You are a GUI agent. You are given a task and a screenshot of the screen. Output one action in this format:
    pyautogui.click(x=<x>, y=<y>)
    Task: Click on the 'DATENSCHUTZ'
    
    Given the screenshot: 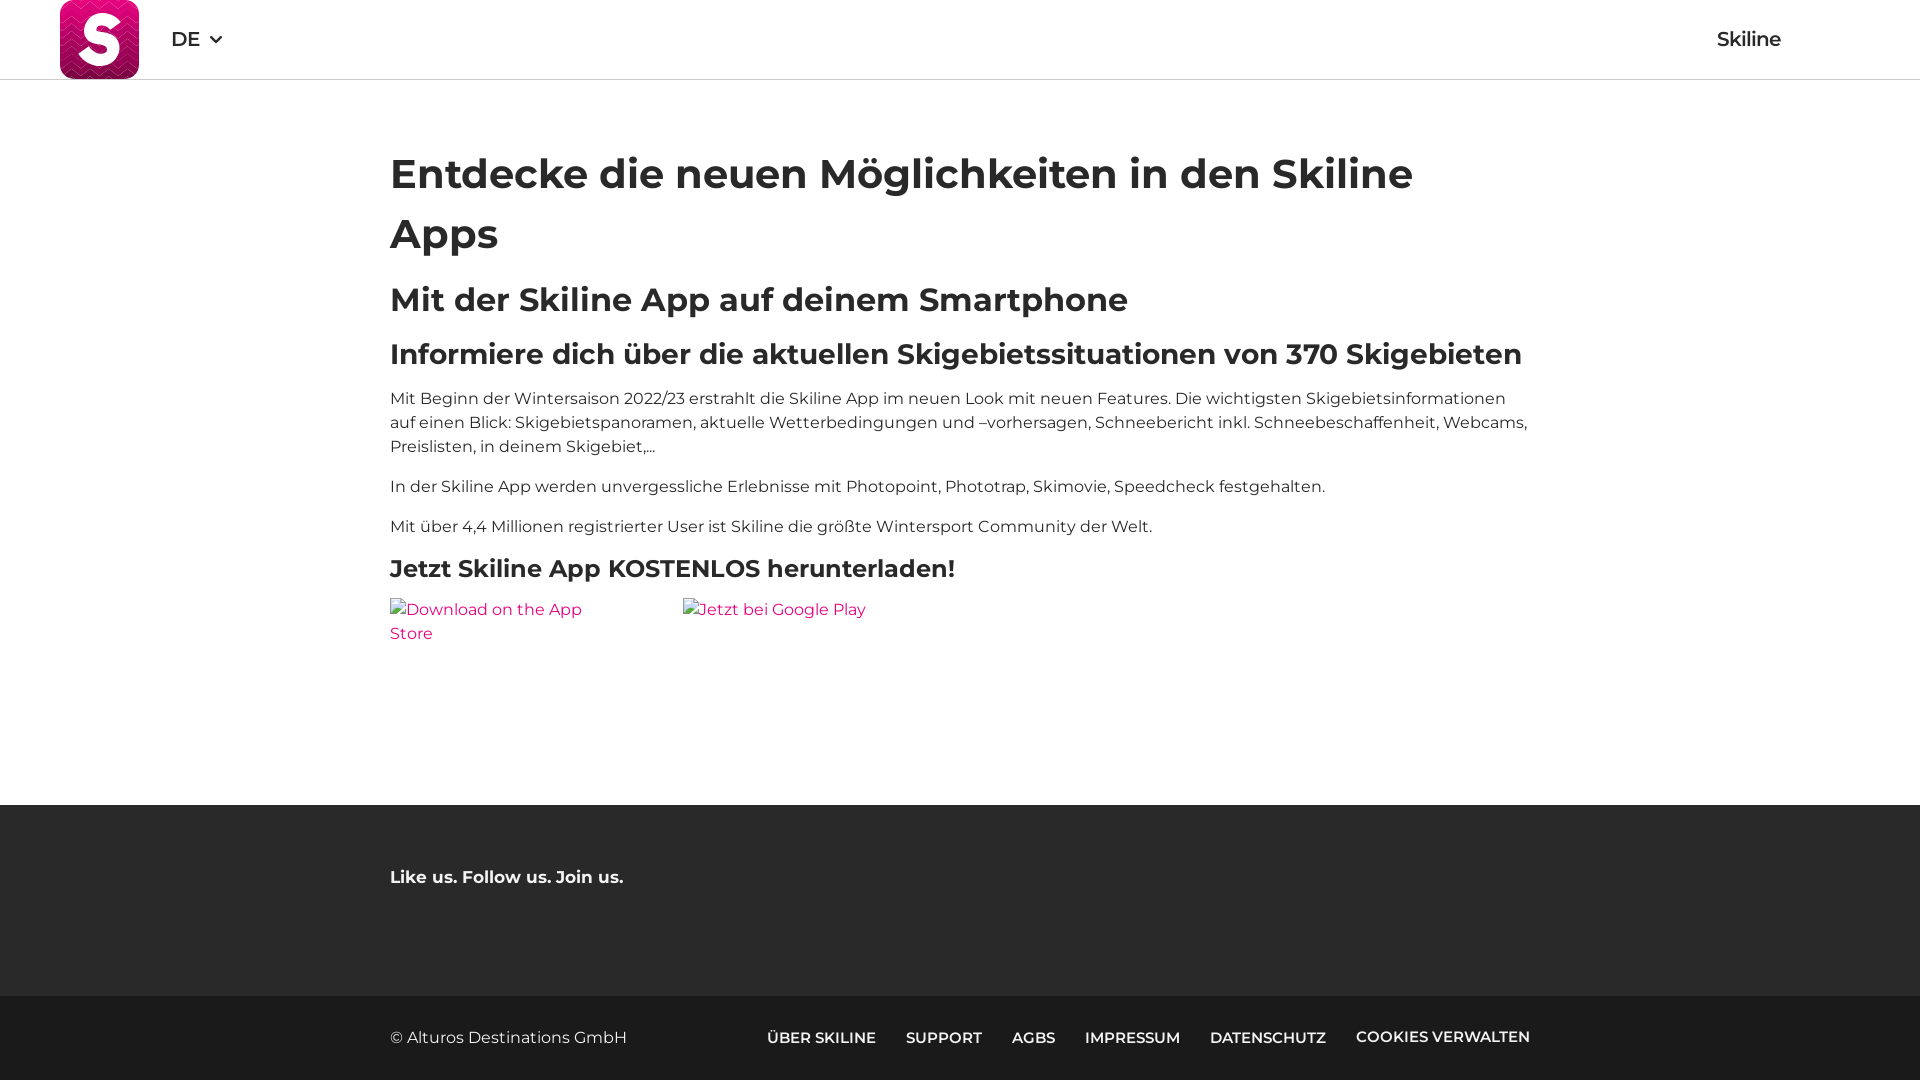 What is the action you would take?
    pyautogui.click(x=1266, y=1036)
    